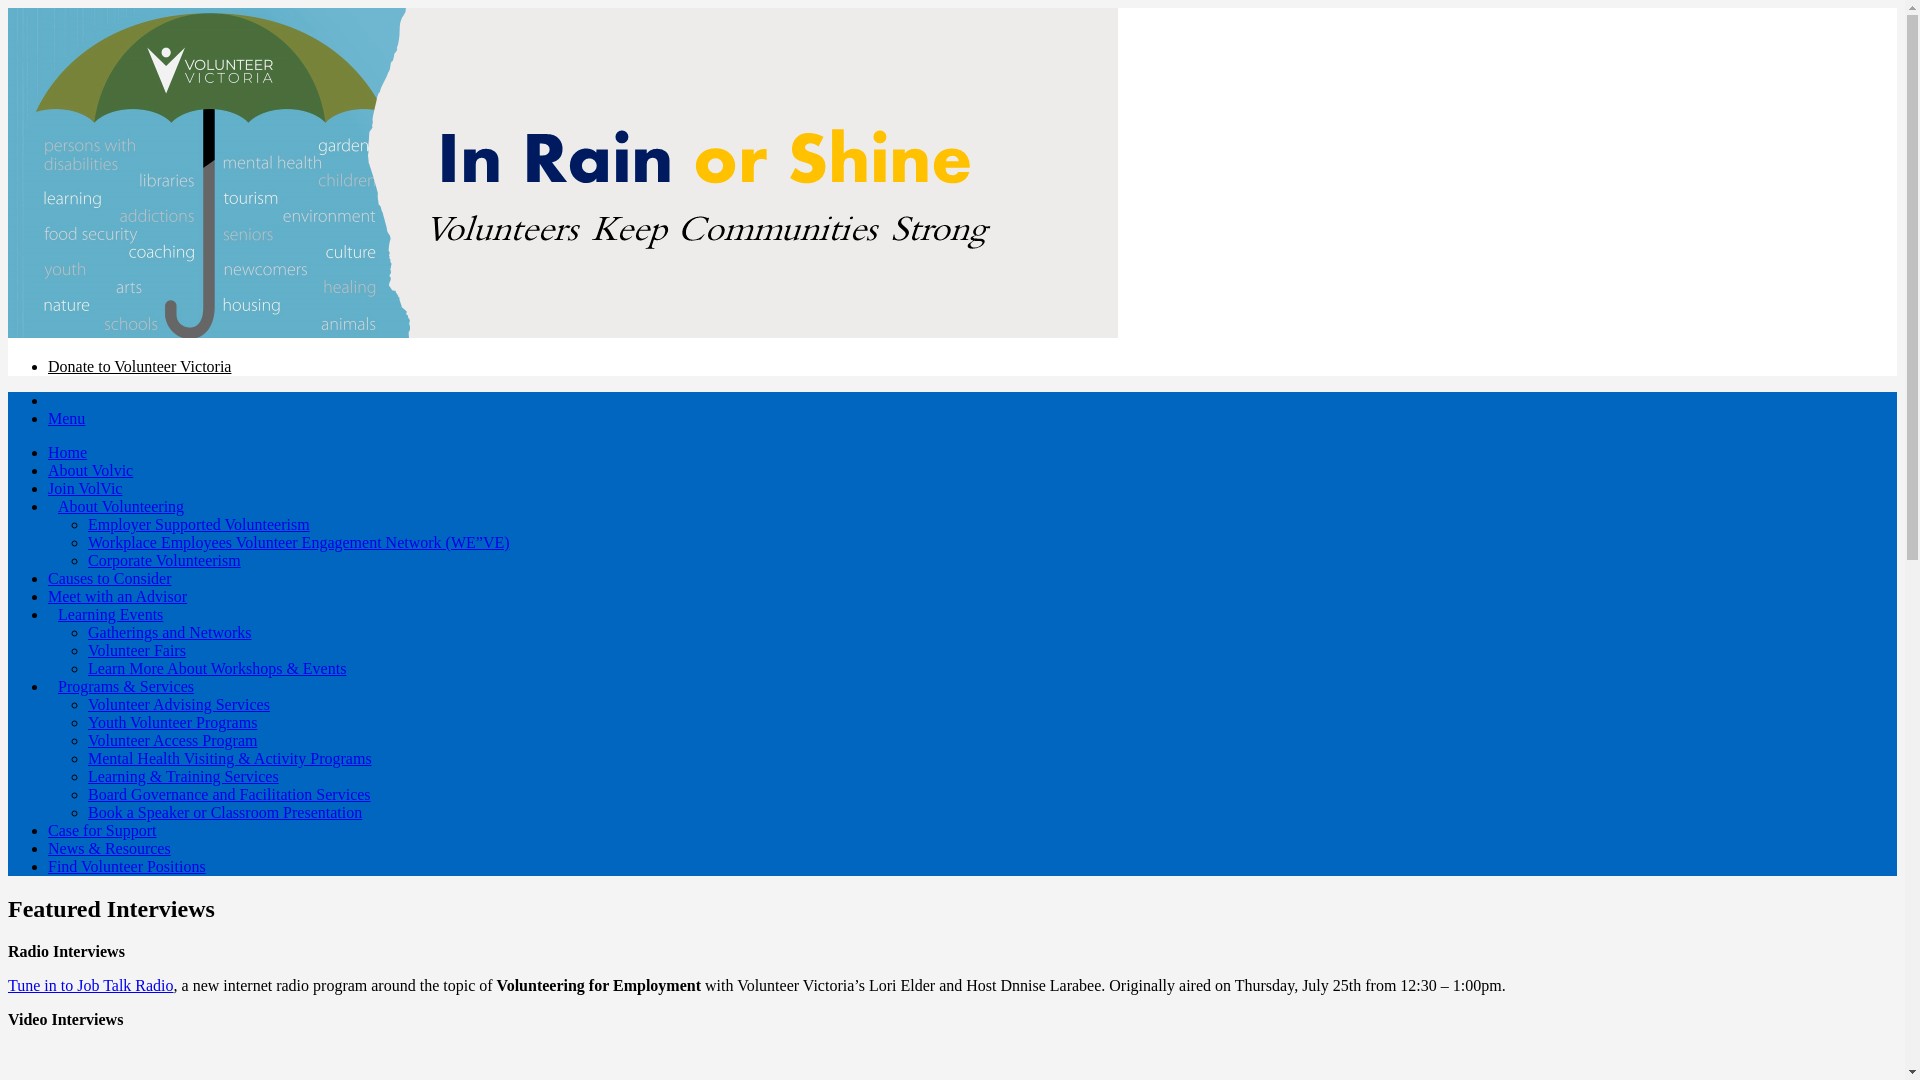  I want to click on 'Meet with an Advisor', so click(116, 595).